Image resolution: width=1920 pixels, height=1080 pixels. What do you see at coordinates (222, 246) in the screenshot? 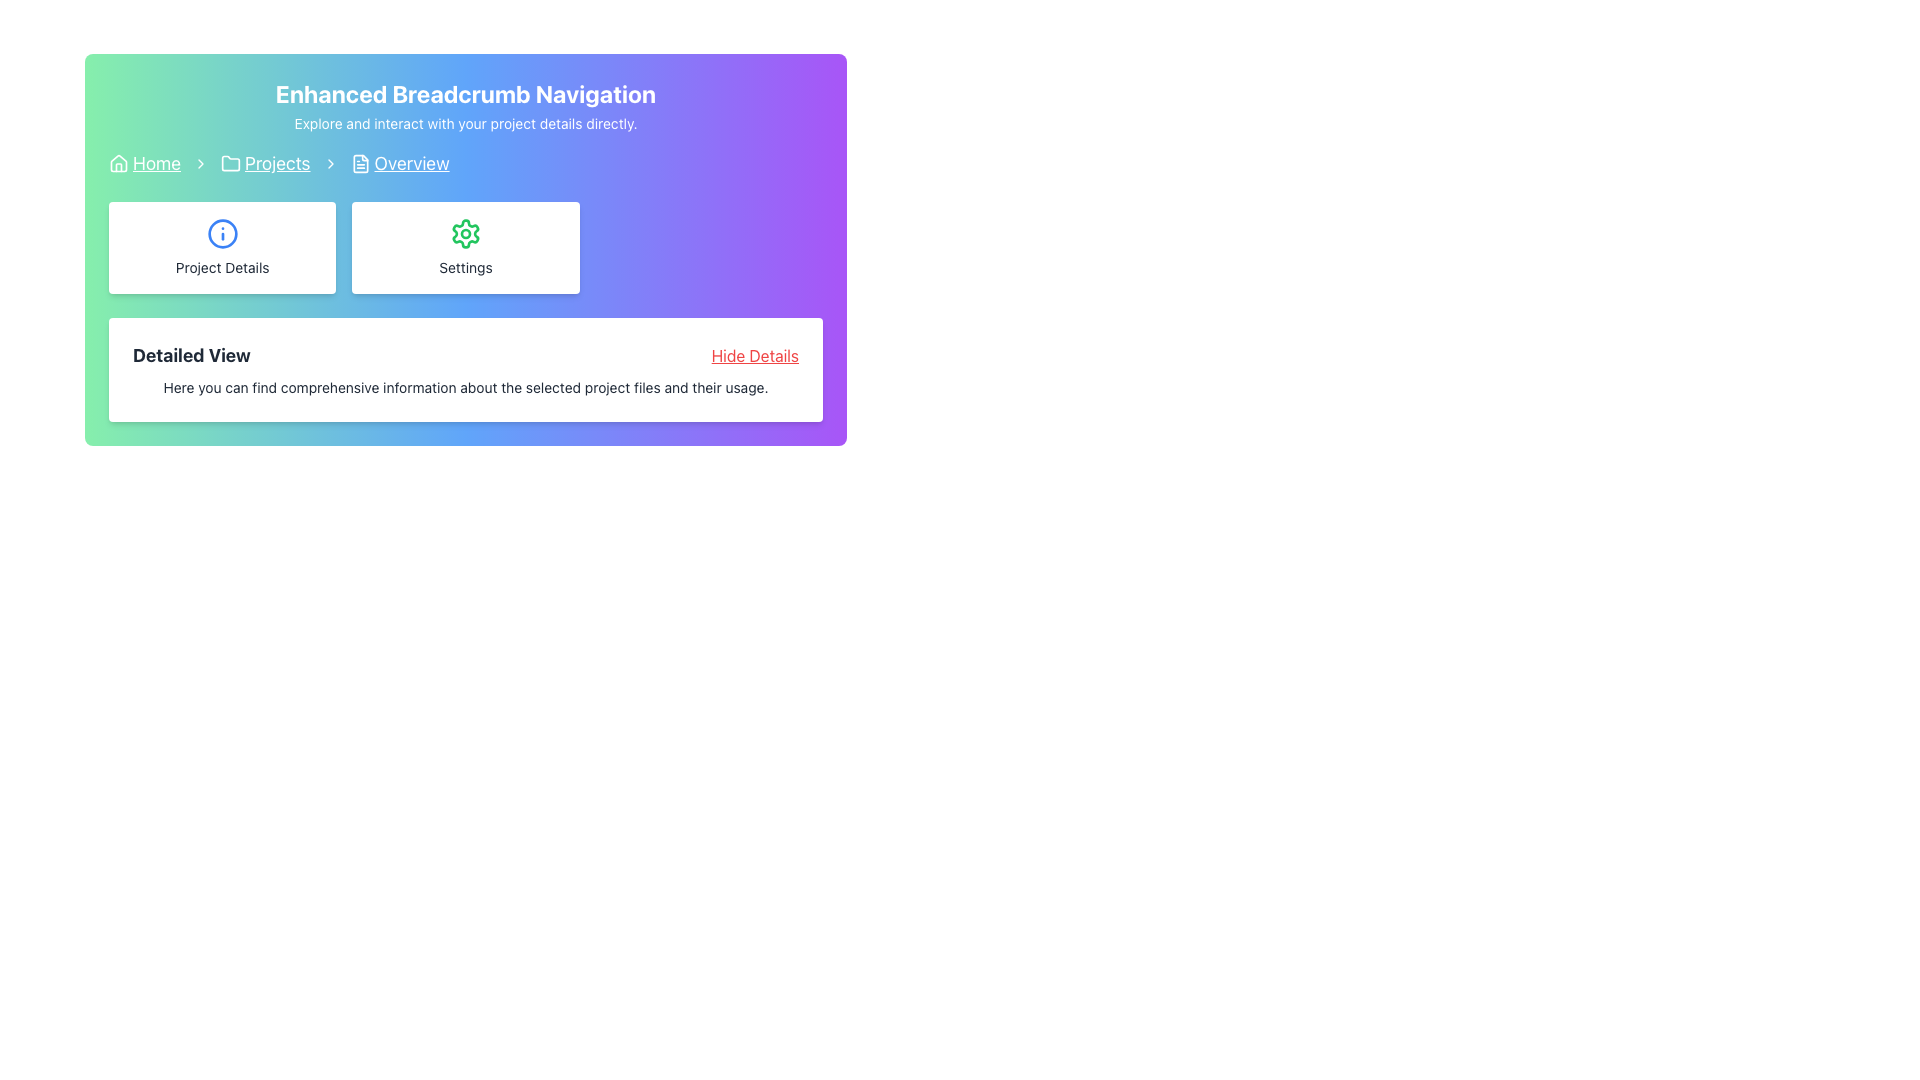
I see `the navigation button located` at bounding box center [222, 246].